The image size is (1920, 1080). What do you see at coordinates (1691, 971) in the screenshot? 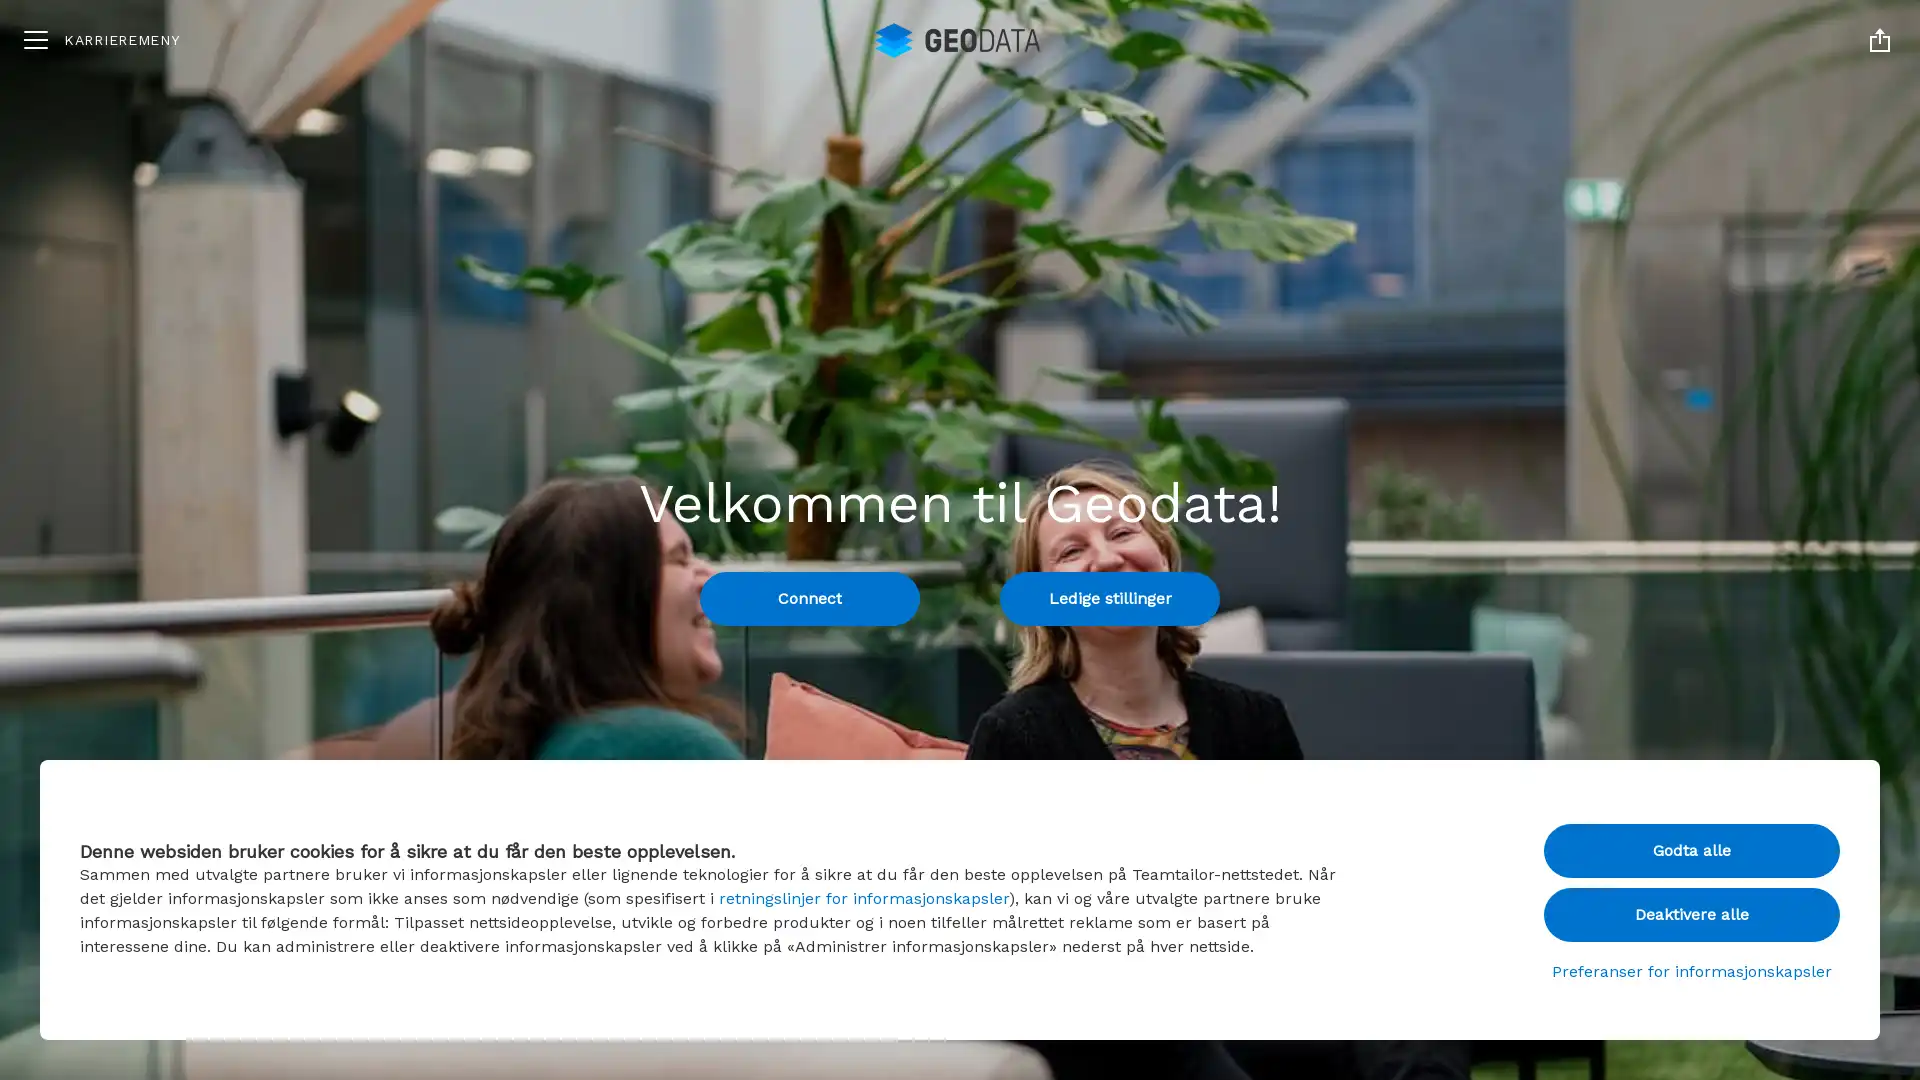
I see `Preferanser for informasjonskapsler` at bounding box center [1691, 971].